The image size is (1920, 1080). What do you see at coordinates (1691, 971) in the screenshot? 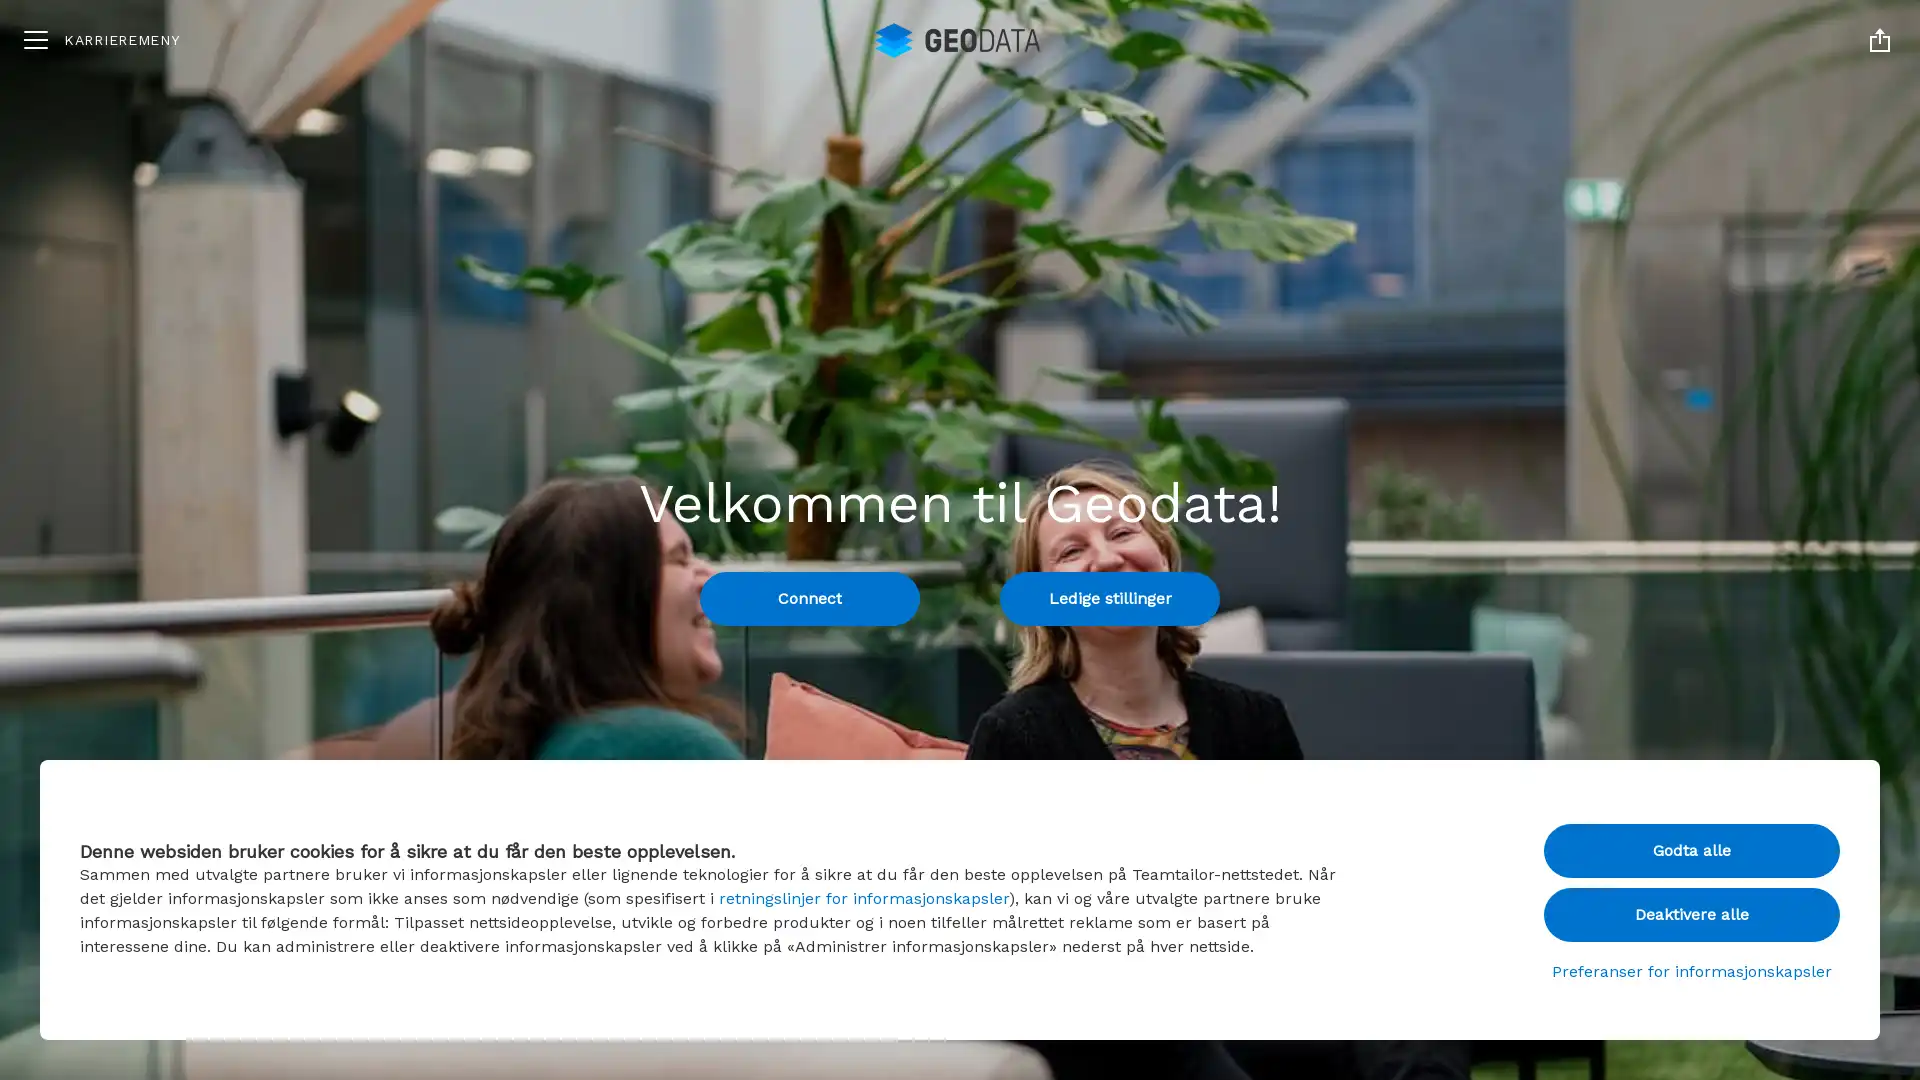
I see `Preferanser for informasjonskapsler` at bounding box center [1691, 971].